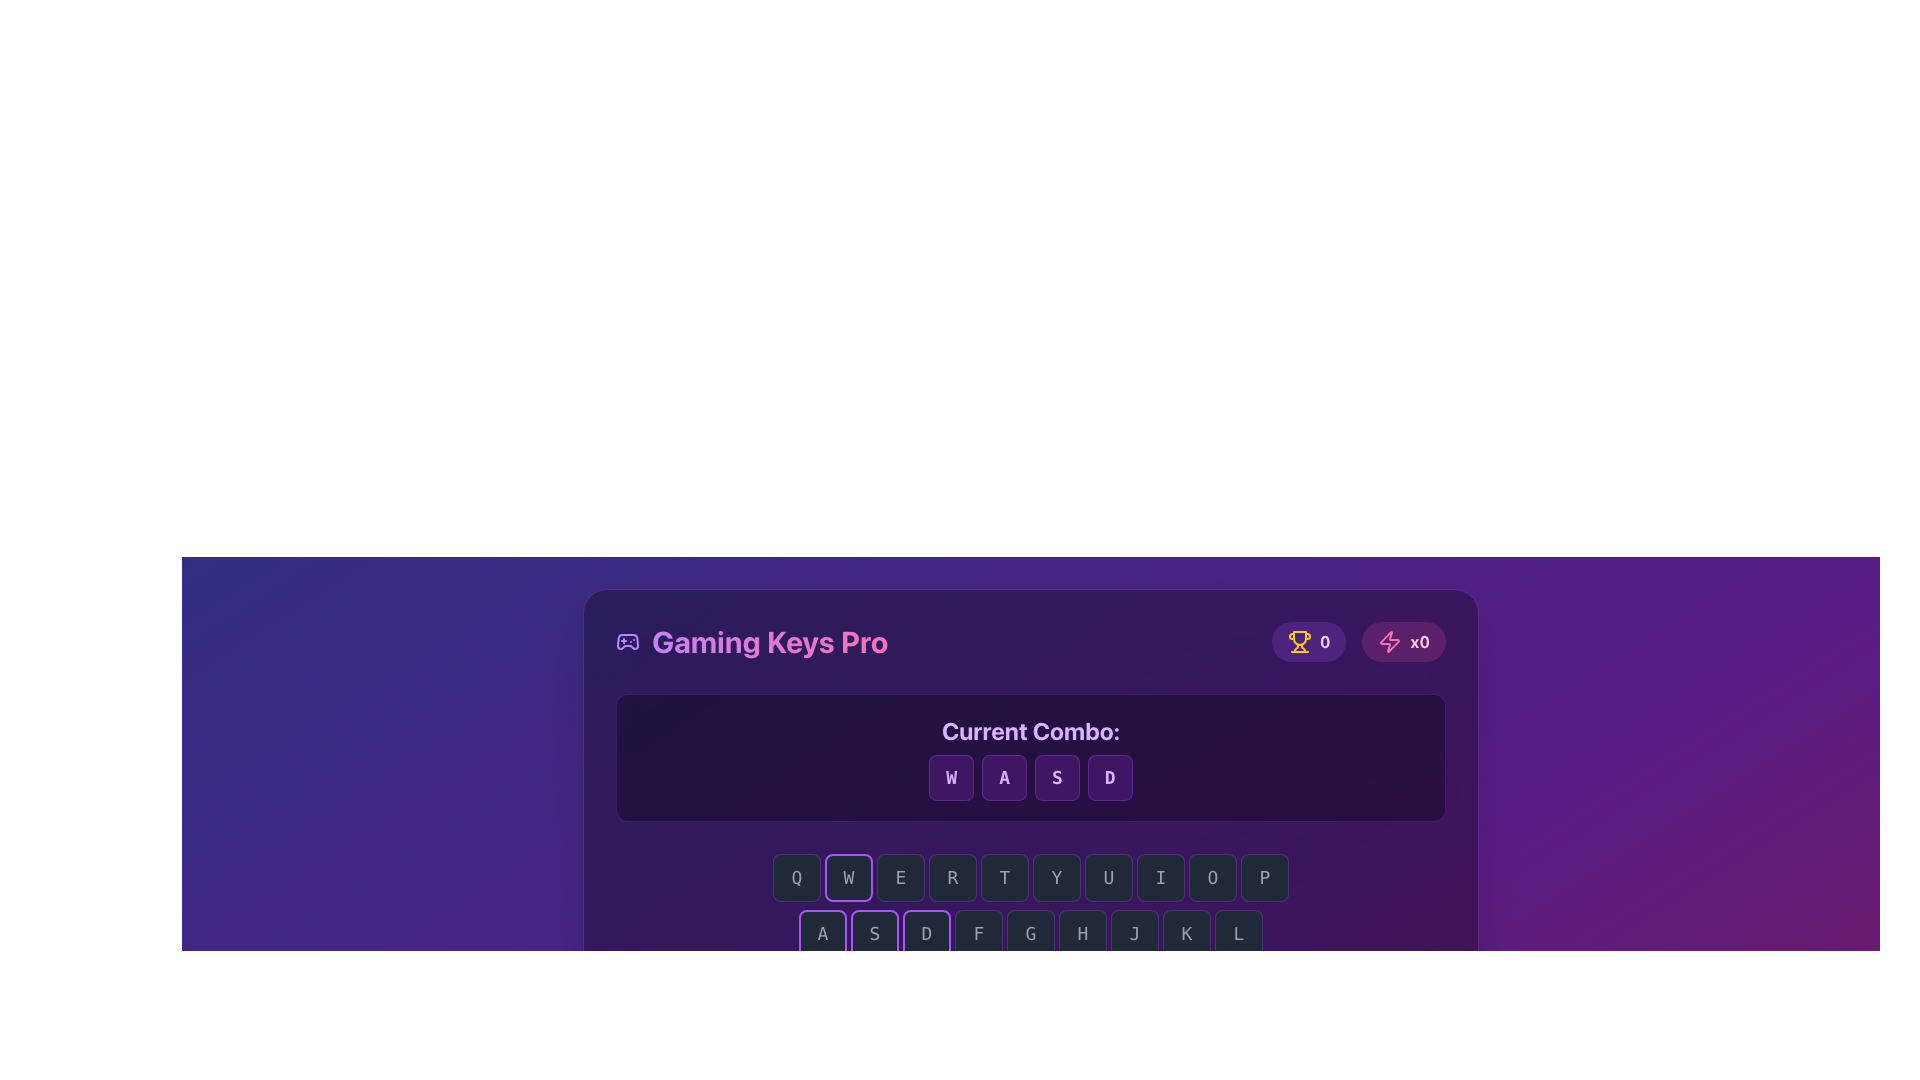 The width and height of the screenshot is (1920, 1080). Describe the element at coordinates (900, 877) in the screenshot. I see `the 'E' key on the virtual keyboard, which is the third button in the series of 'QWERTYUIOP' and positioned below the 'Current Combo' section` at that location.